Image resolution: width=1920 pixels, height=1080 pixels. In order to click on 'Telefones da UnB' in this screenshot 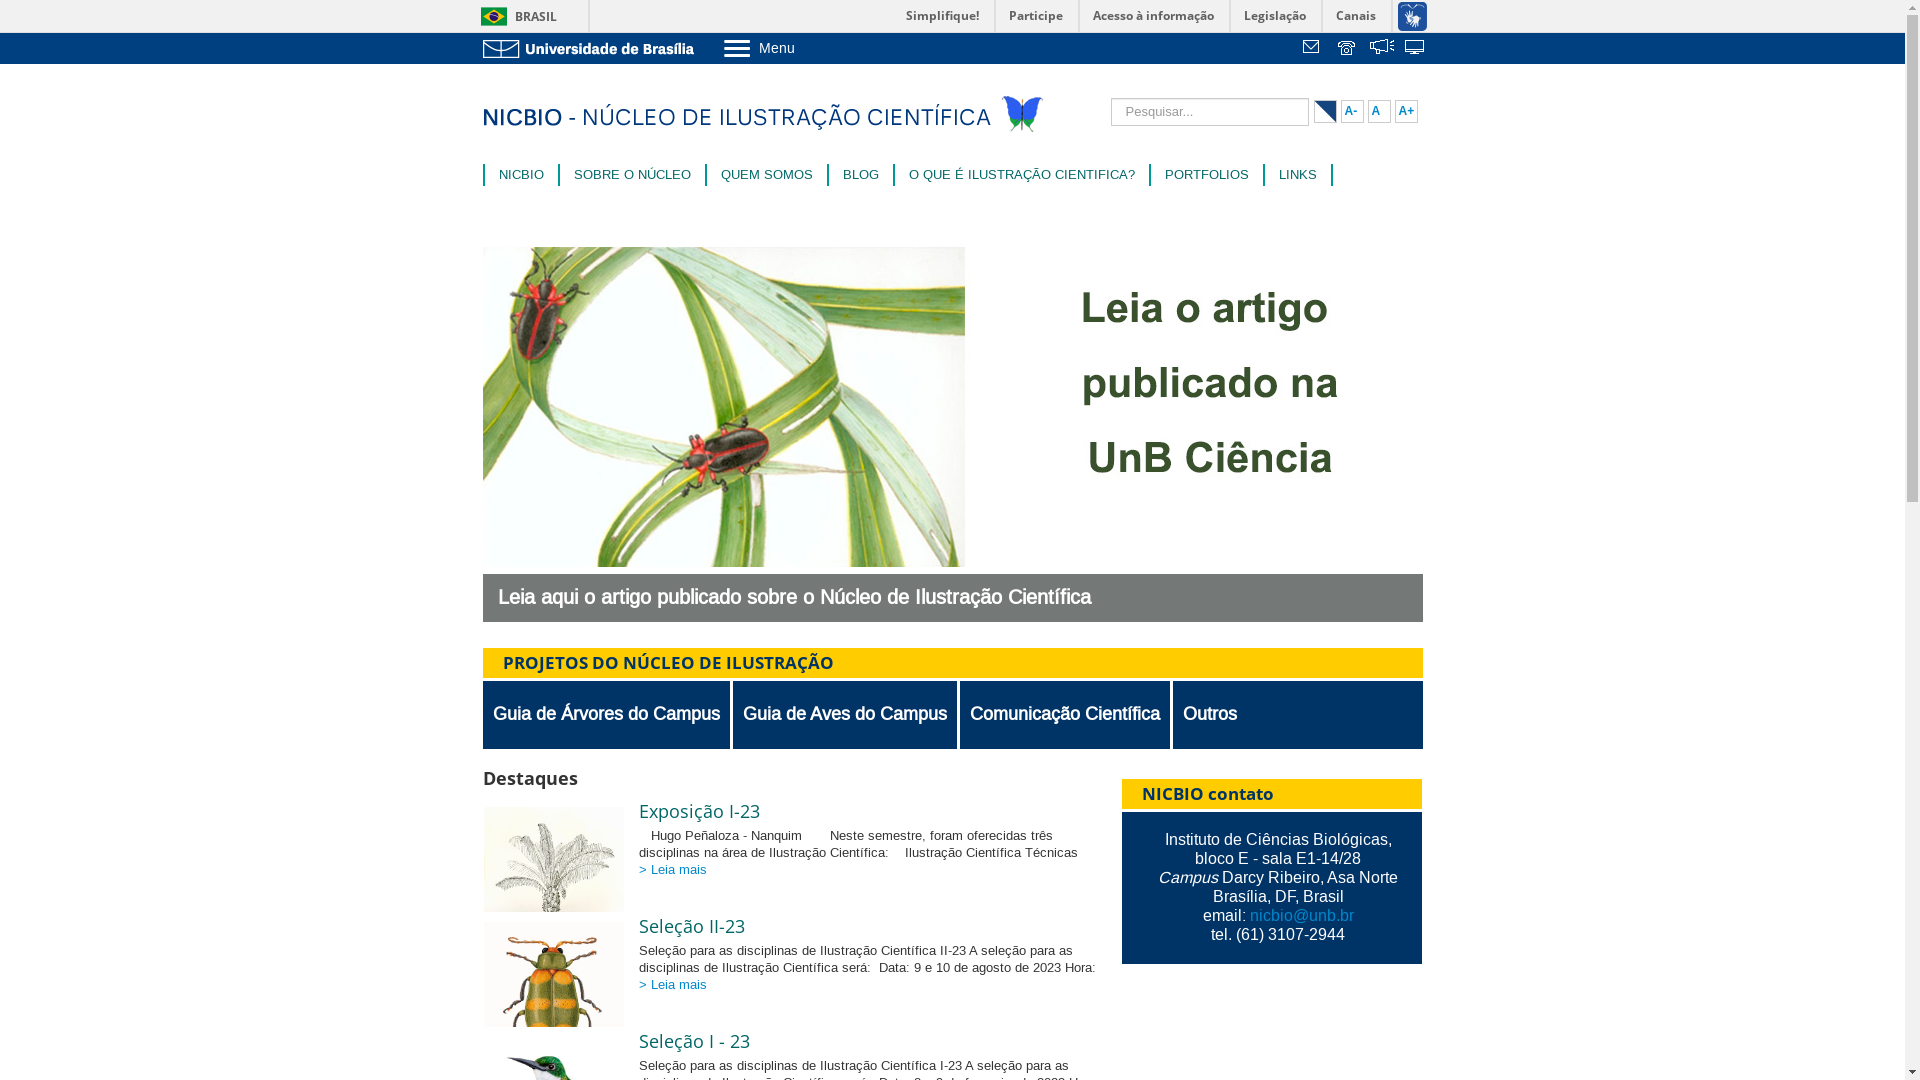, I will do `click(1348, 48)`.